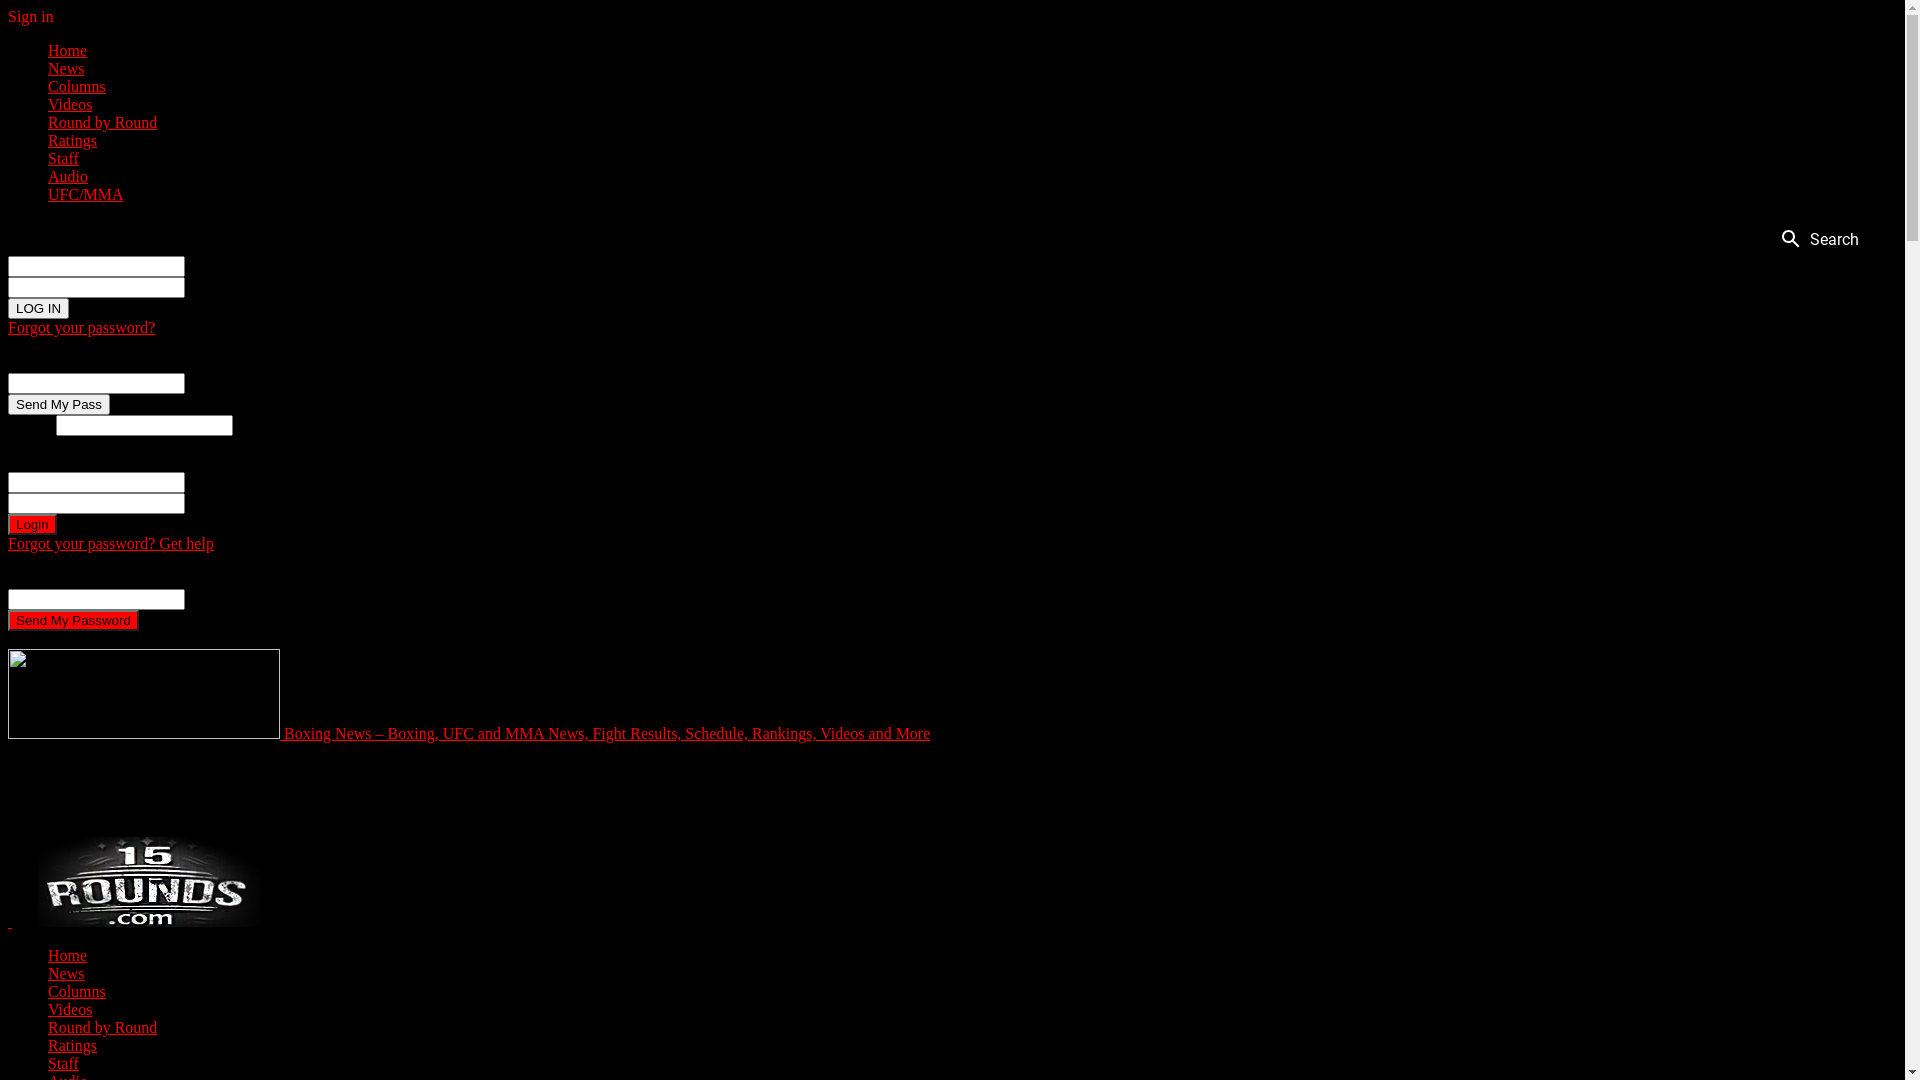 The height and width of the screenshot is (1080, 1920). I want to click on 'Sign in', so click(30, 16).